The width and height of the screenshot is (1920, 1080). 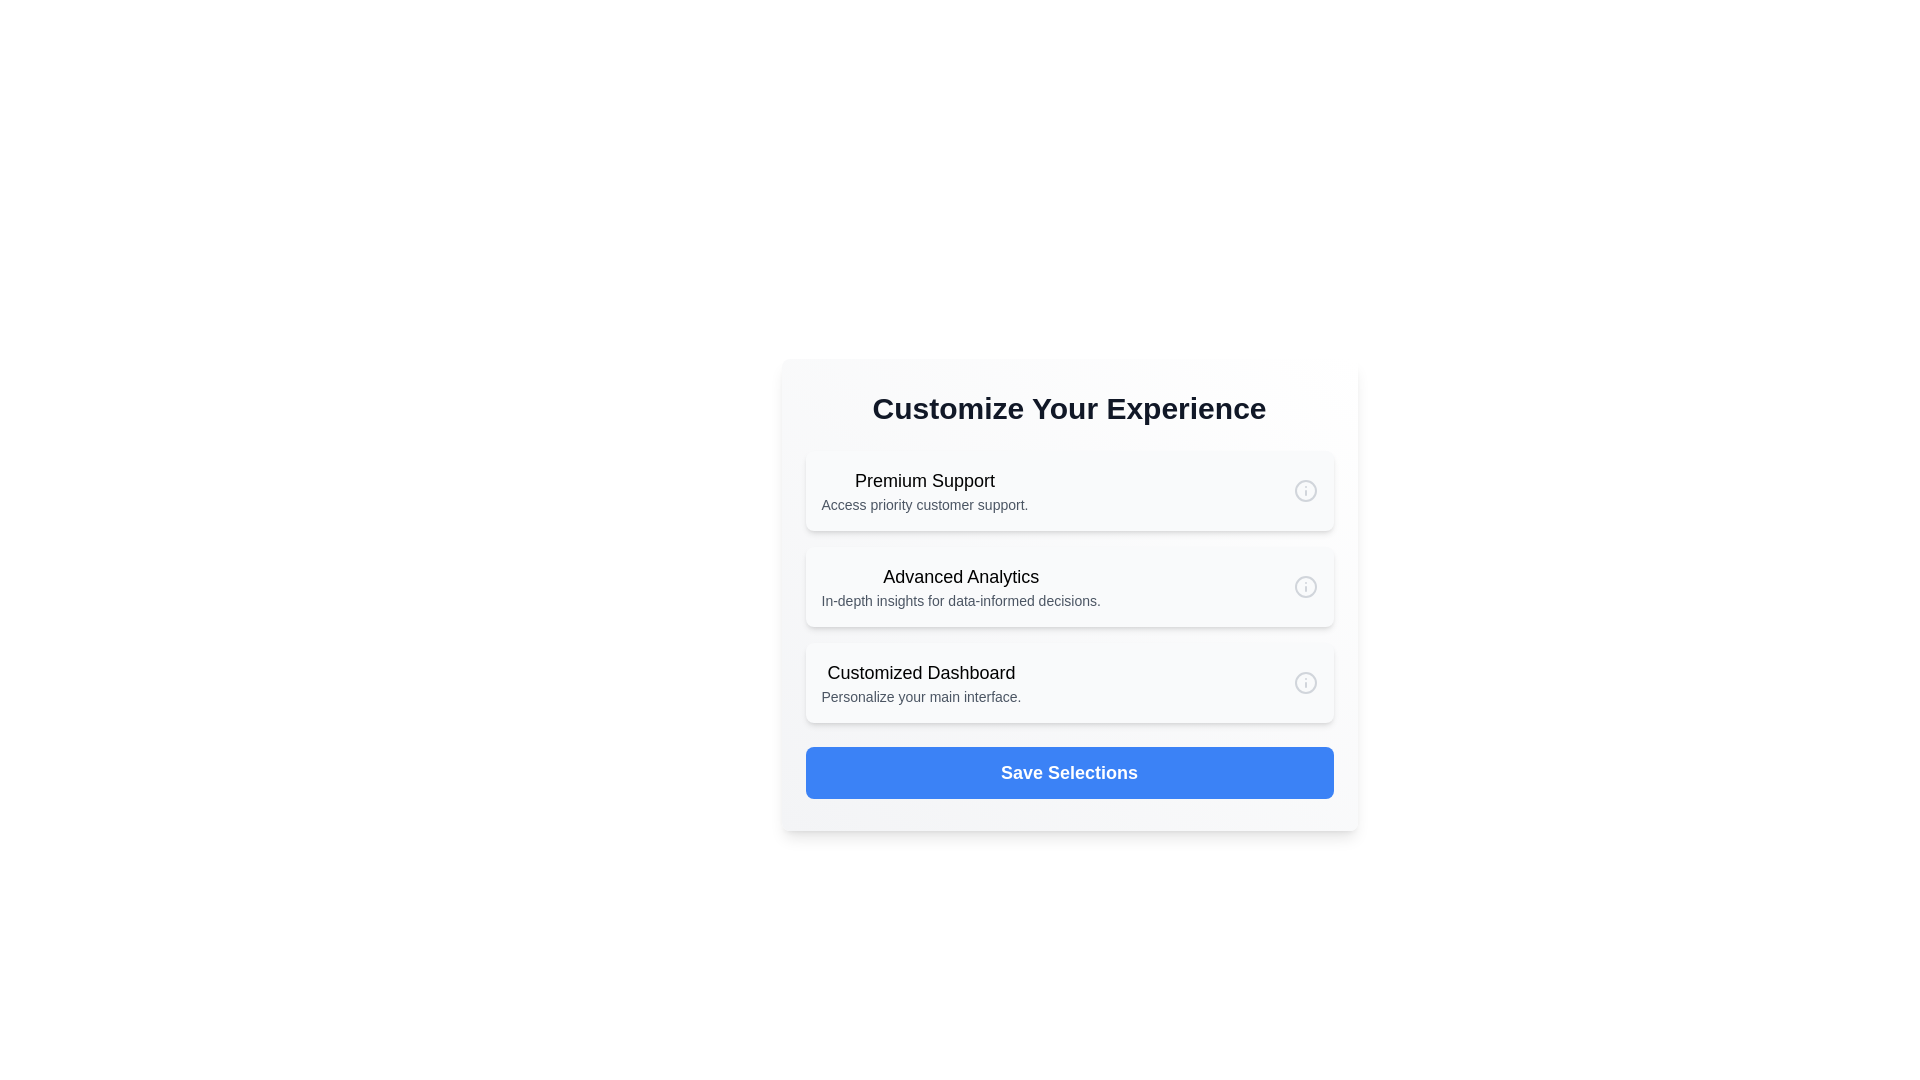 What do you see at coordinates (1068, 681) in the screenshot?
I see `the feature Customized Dashboard` at bounding box center [1068, 681].